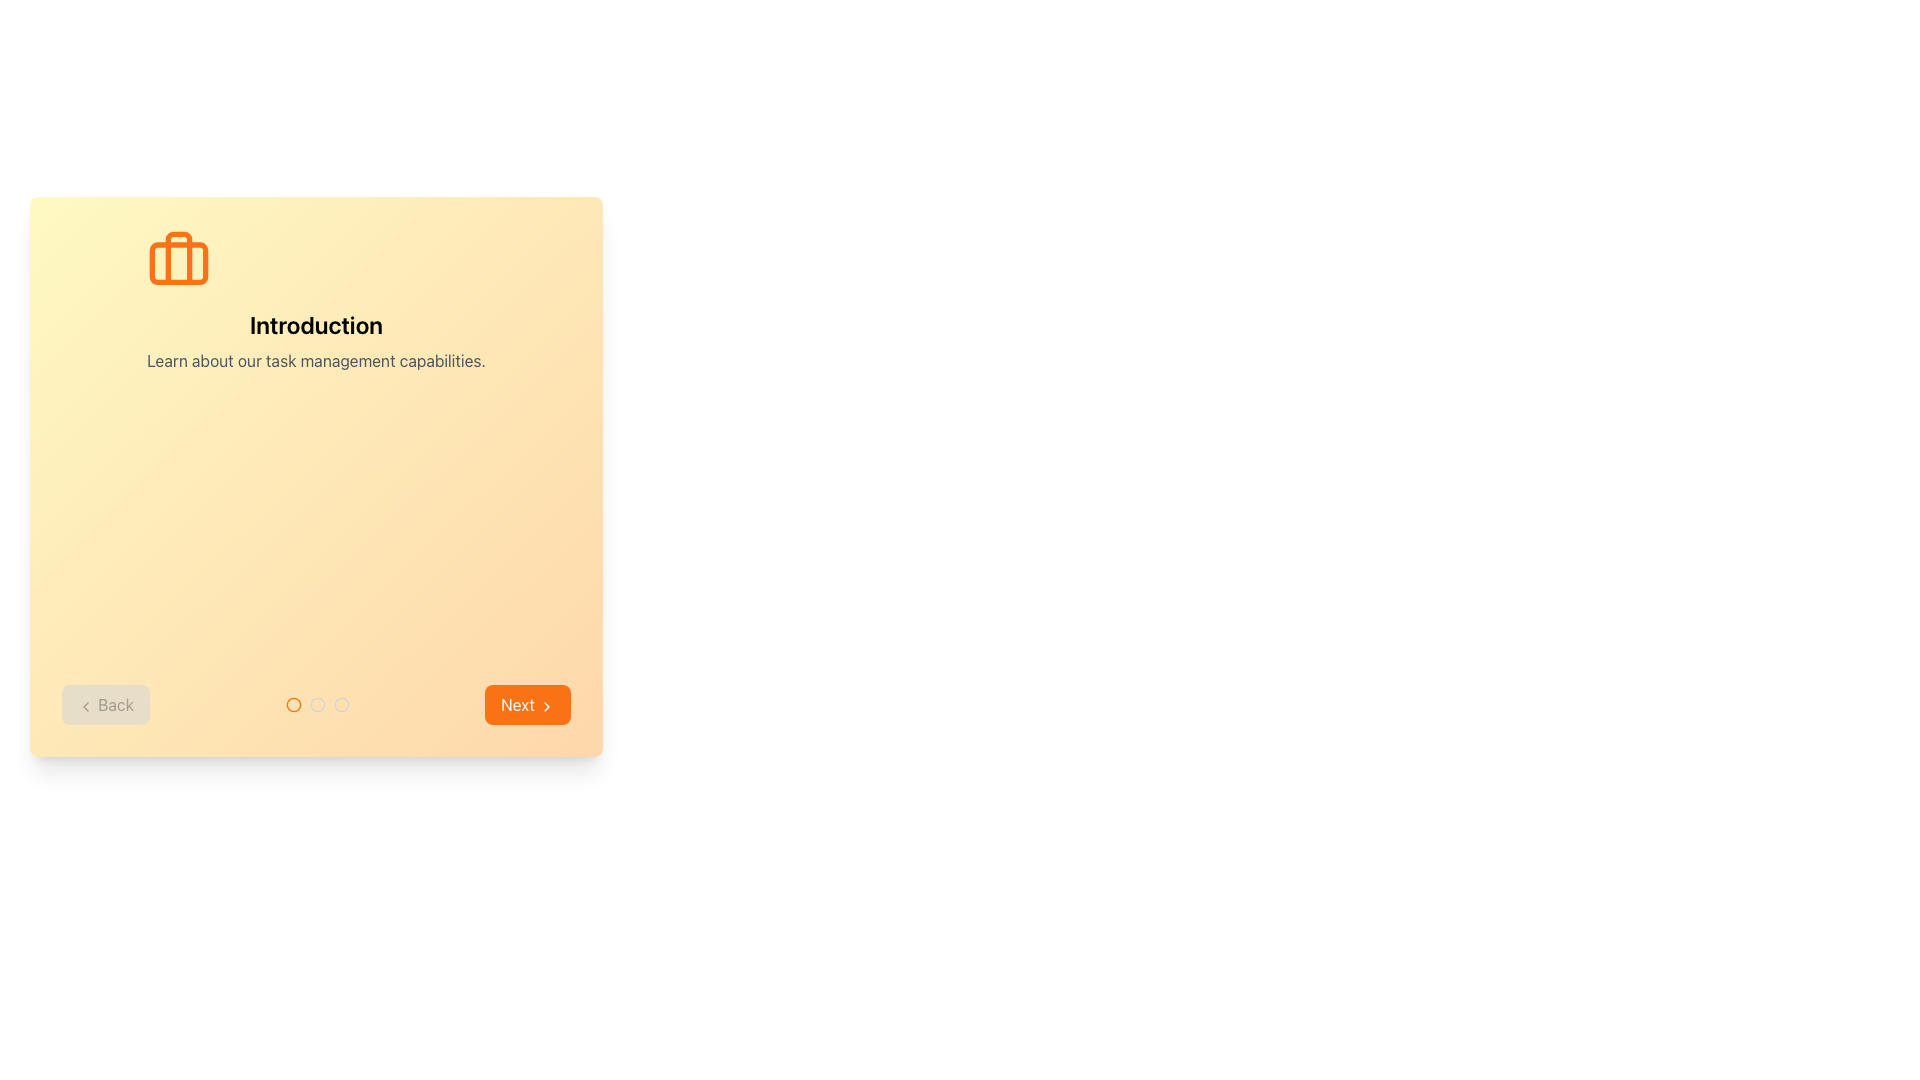 This screenshot has width=1920, height=1080. I want to click on the centrally positioned part of the briefcase icon in the upper-left area of the interface, so click(179, 262).